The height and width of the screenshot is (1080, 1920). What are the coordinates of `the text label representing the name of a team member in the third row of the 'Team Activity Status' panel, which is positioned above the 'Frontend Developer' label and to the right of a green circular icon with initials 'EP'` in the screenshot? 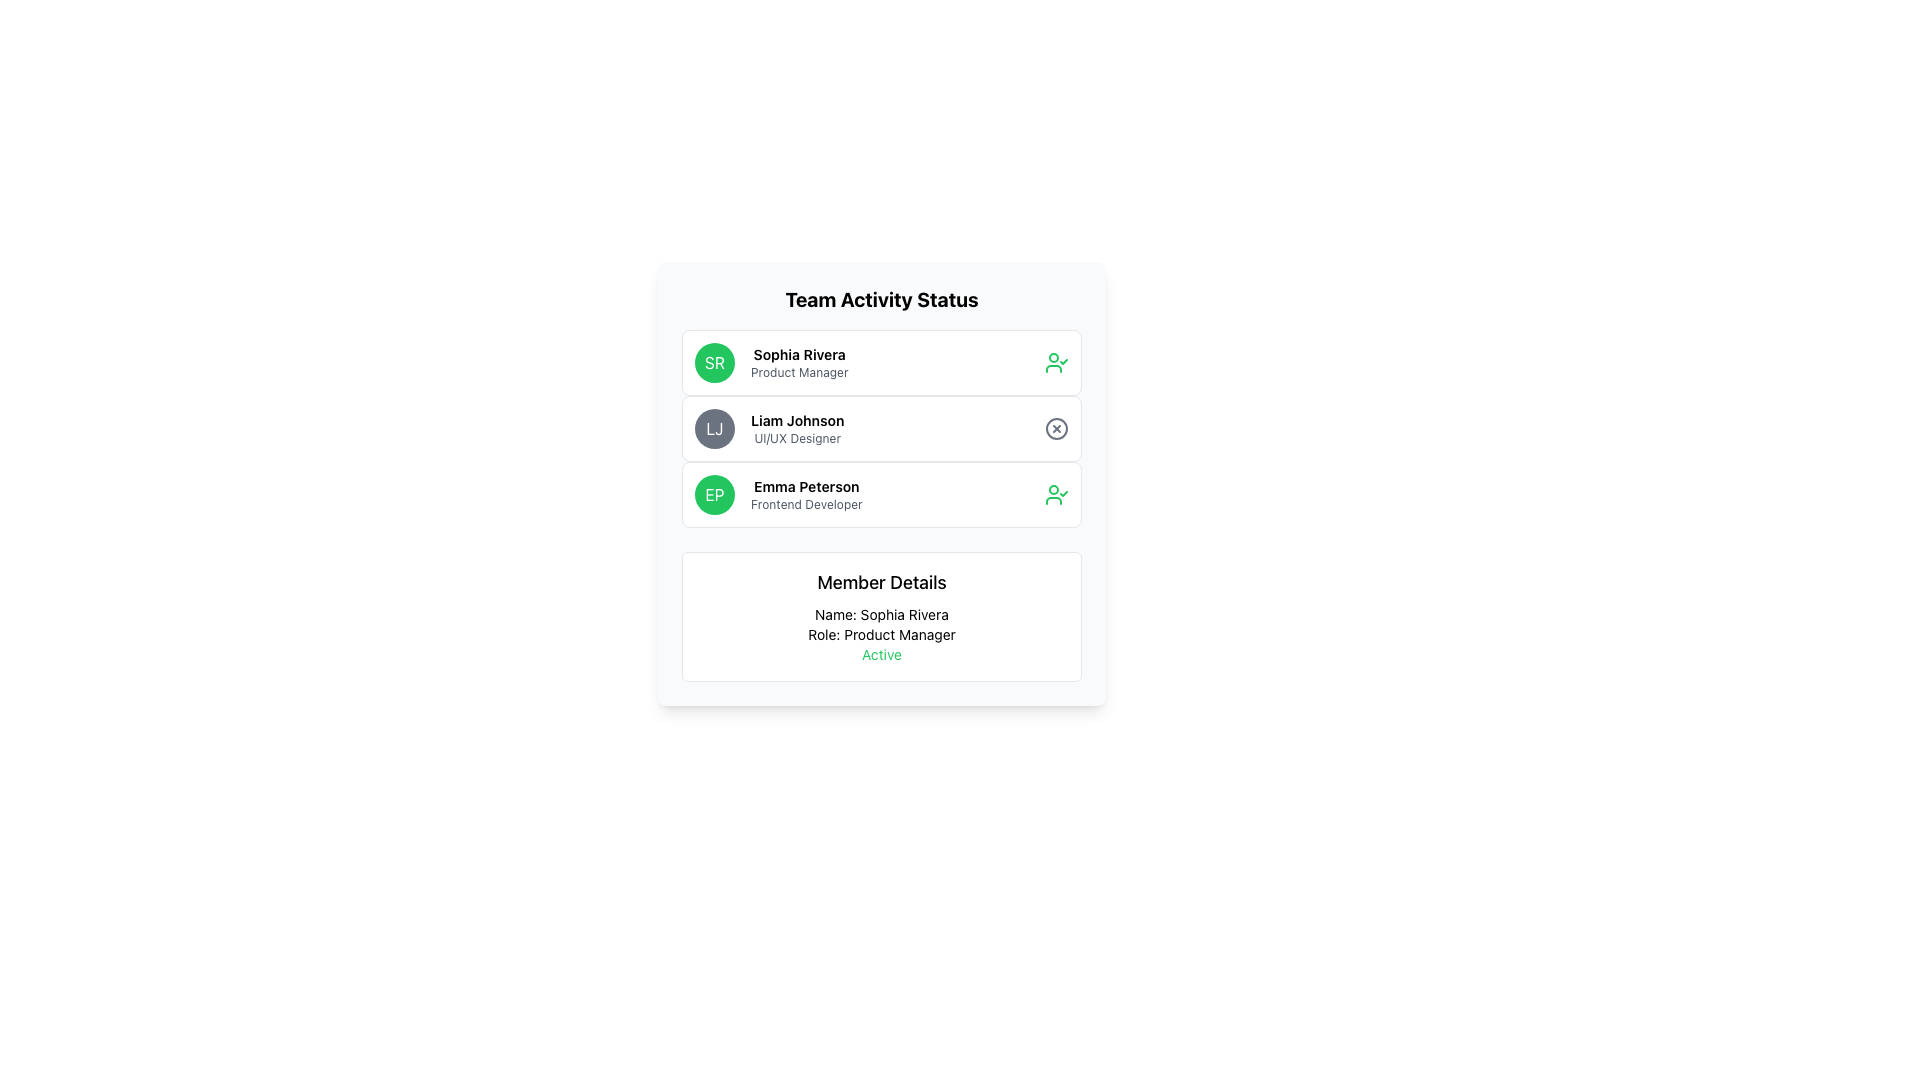 It's located at (806, 486).